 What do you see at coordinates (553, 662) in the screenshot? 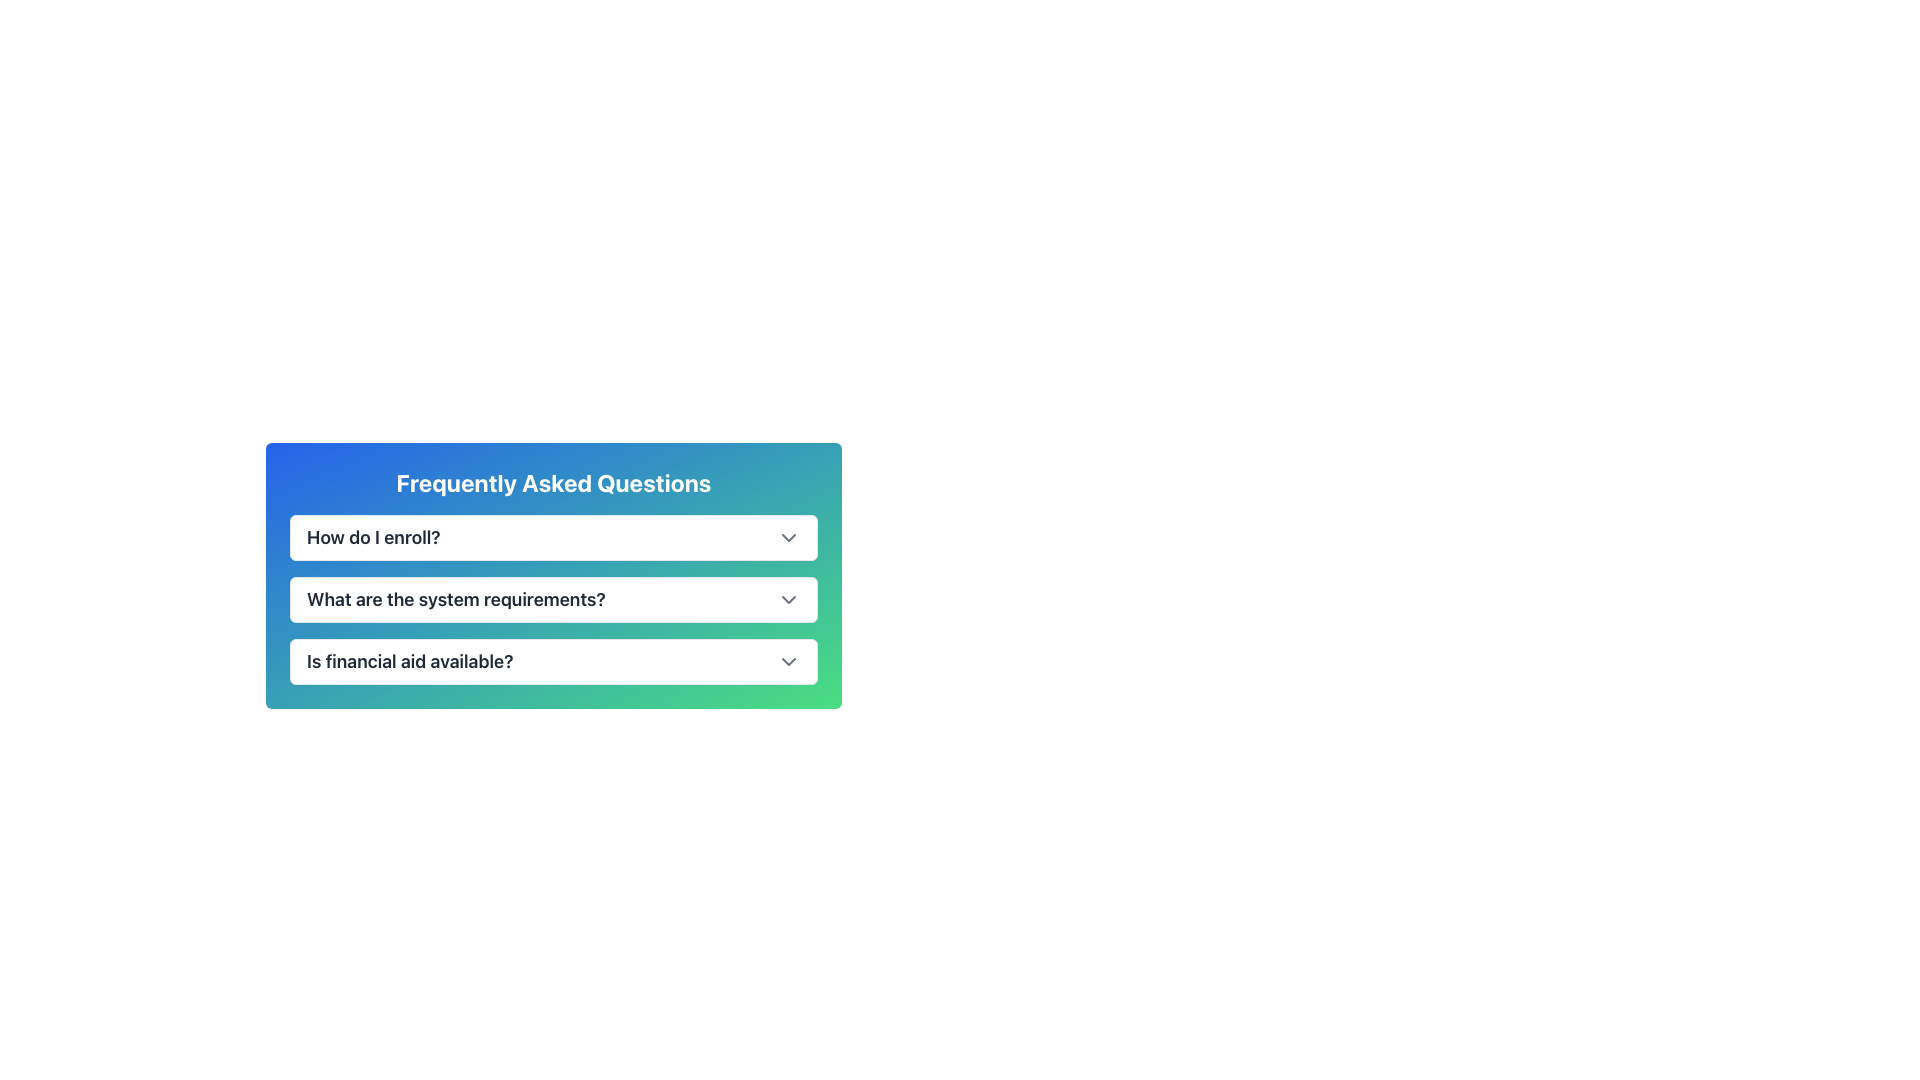
I see `the third collapsible list item under the 'Frequently Asked Questions' section` at bounding box center [553, 662].